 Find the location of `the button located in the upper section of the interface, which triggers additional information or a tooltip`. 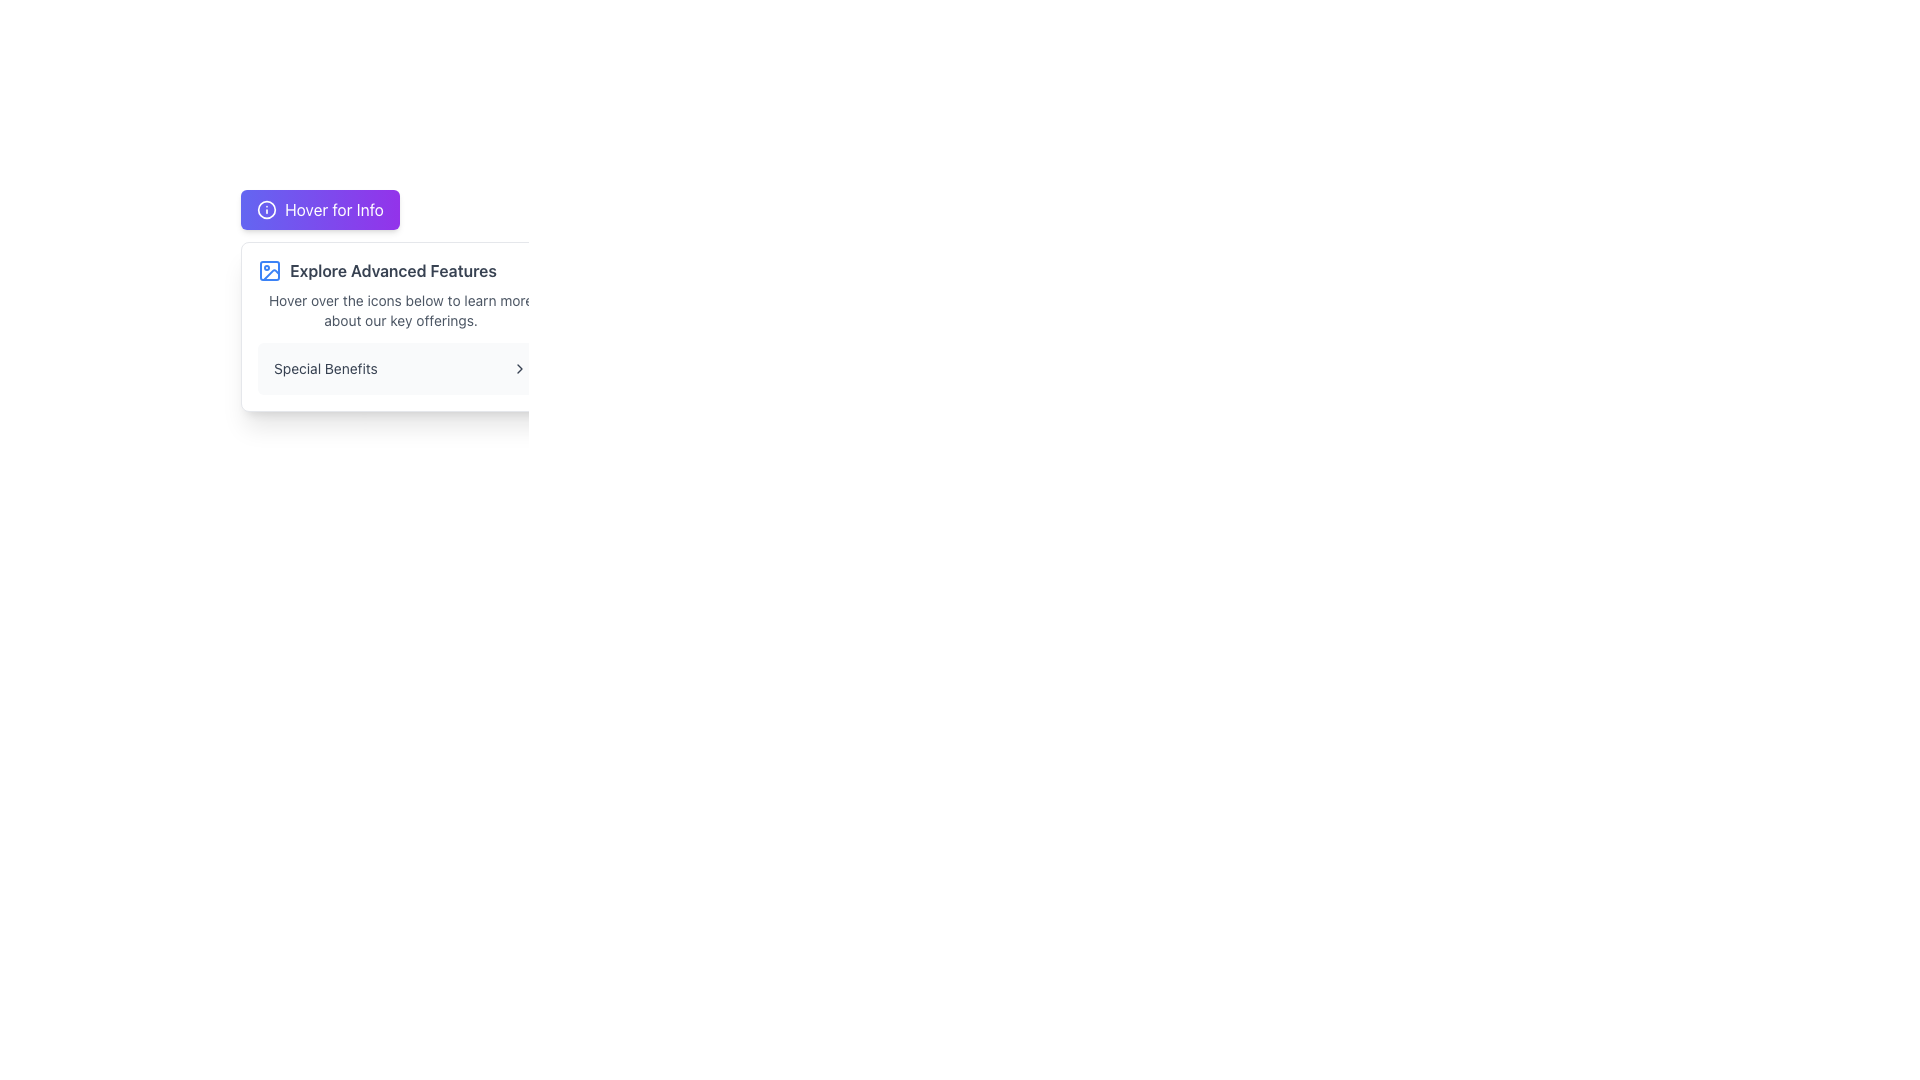

the button located in the upper section of the interface, which triggers additional information or a tooltip is located at coordinates (320, 209).